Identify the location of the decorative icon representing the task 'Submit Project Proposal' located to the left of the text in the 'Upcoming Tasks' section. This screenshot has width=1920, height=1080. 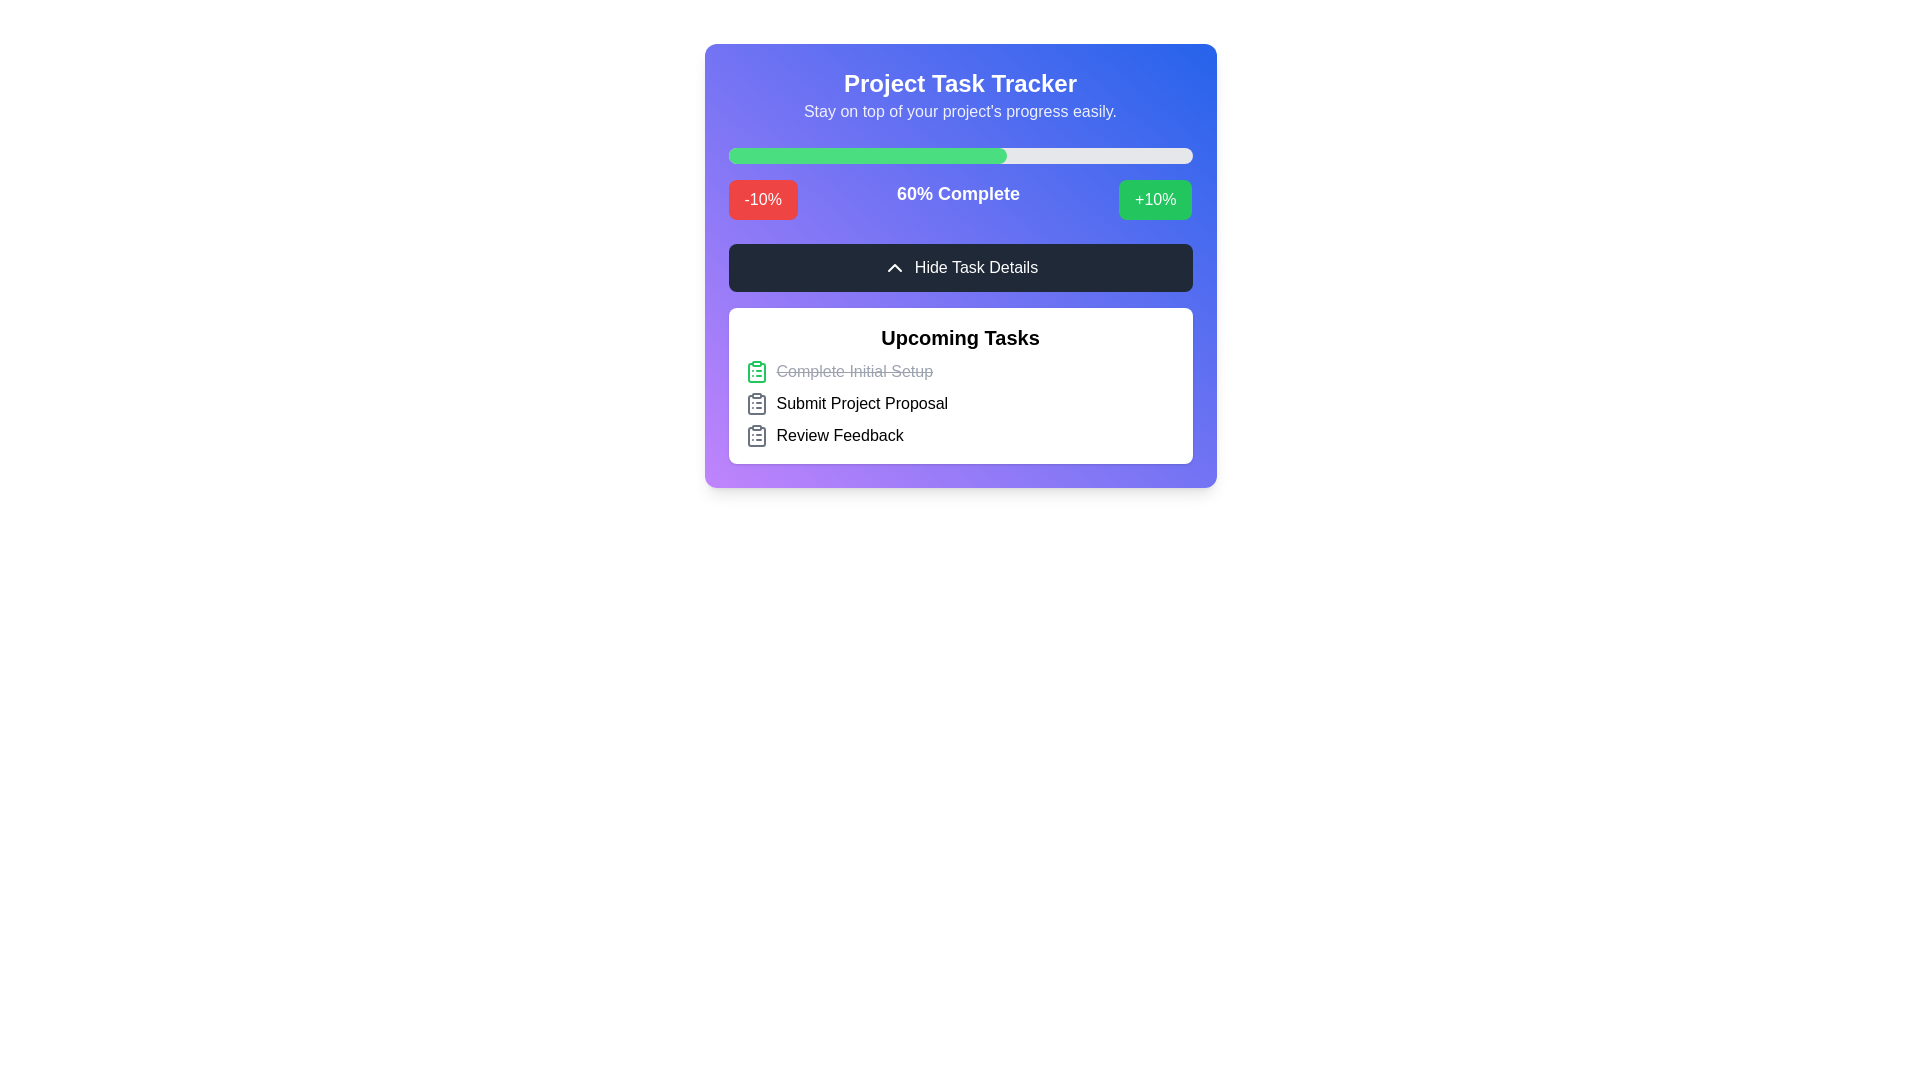
(755, 404).